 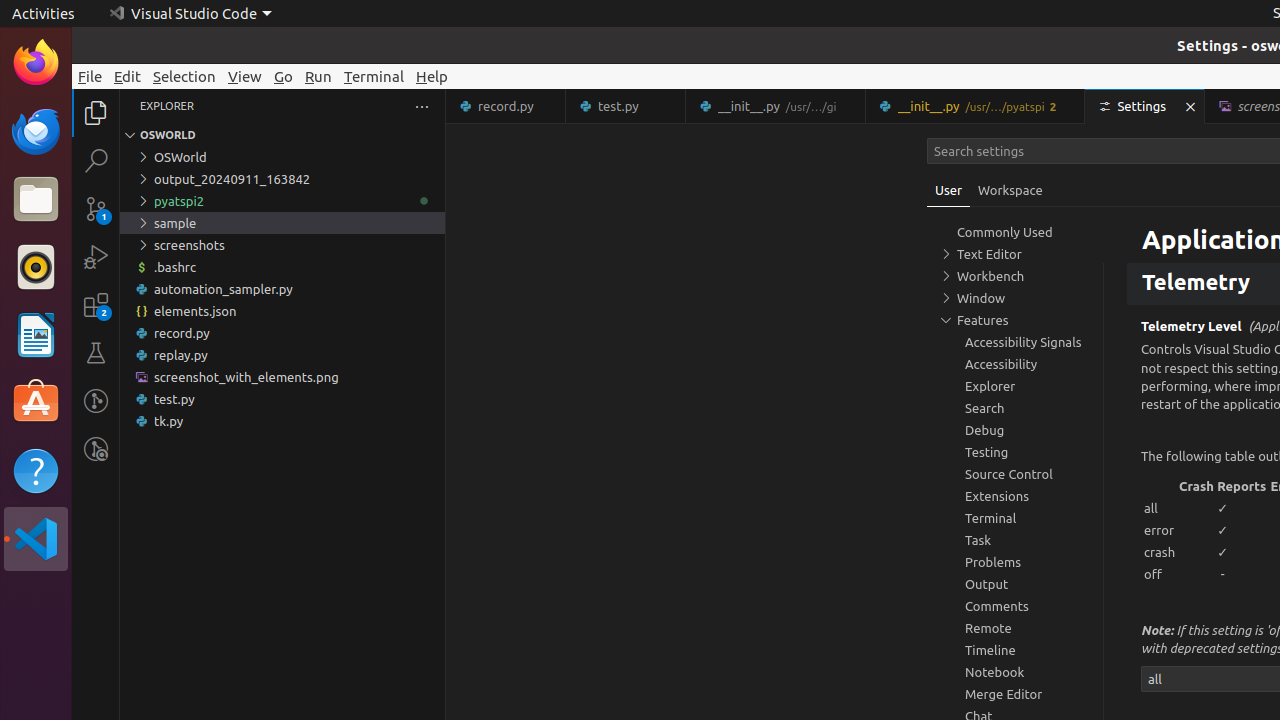 I want to click on 'Timeline, group', so click(x=1015, y=650).